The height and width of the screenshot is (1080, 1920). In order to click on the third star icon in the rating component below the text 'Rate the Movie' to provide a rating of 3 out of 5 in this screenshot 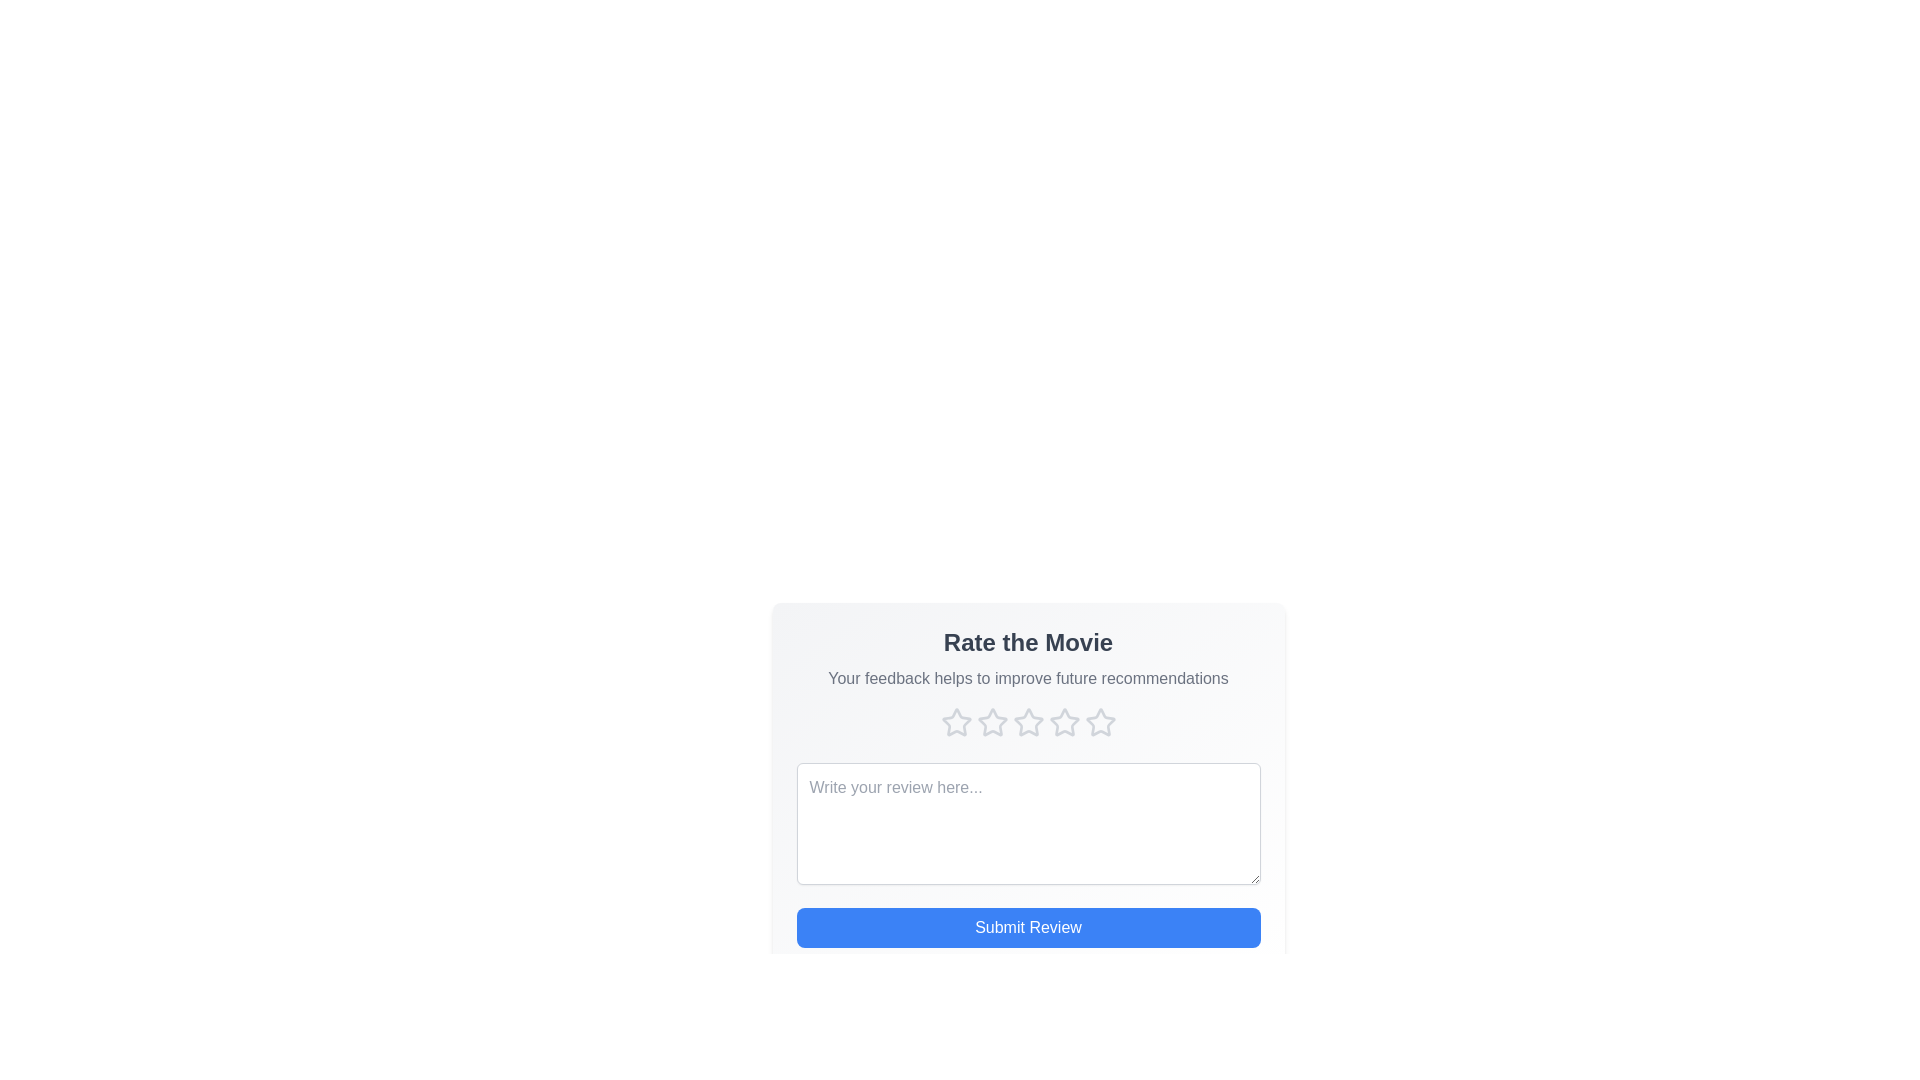, I will do `click(1028, 722)`.